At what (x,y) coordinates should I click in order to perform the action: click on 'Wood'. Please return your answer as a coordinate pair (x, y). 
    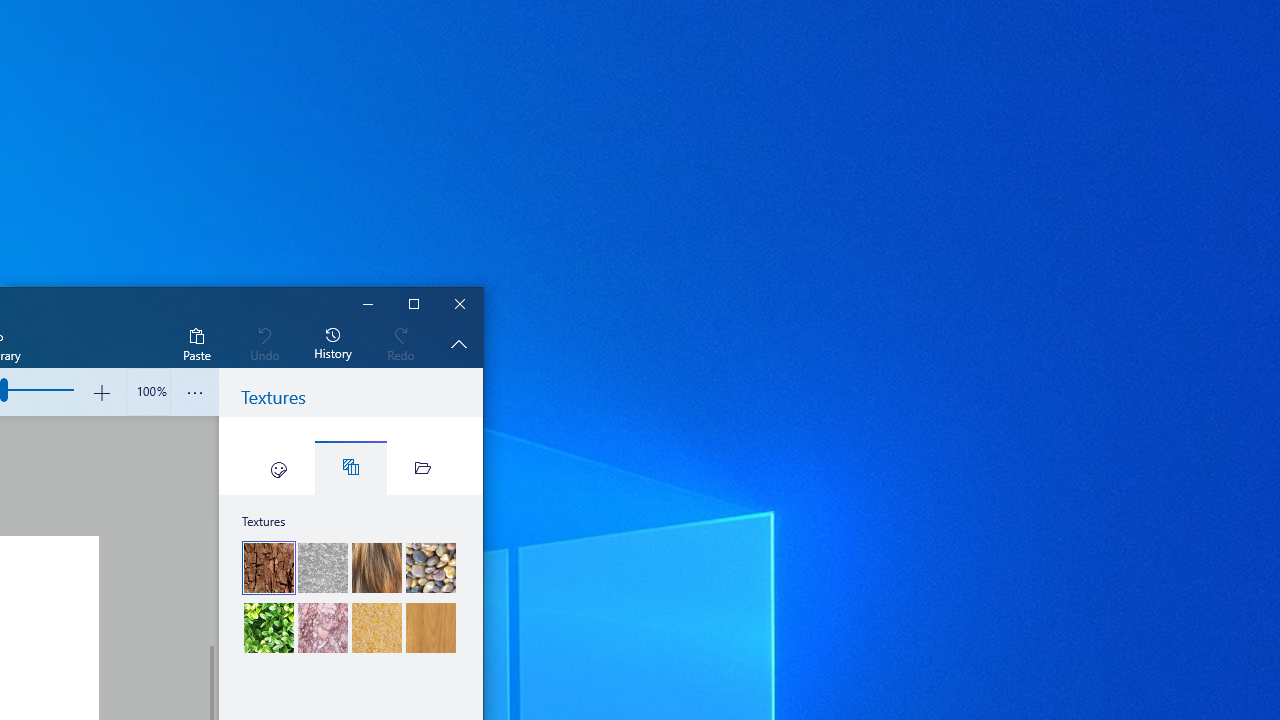
    Looking at the image, I should click on (429, 627).